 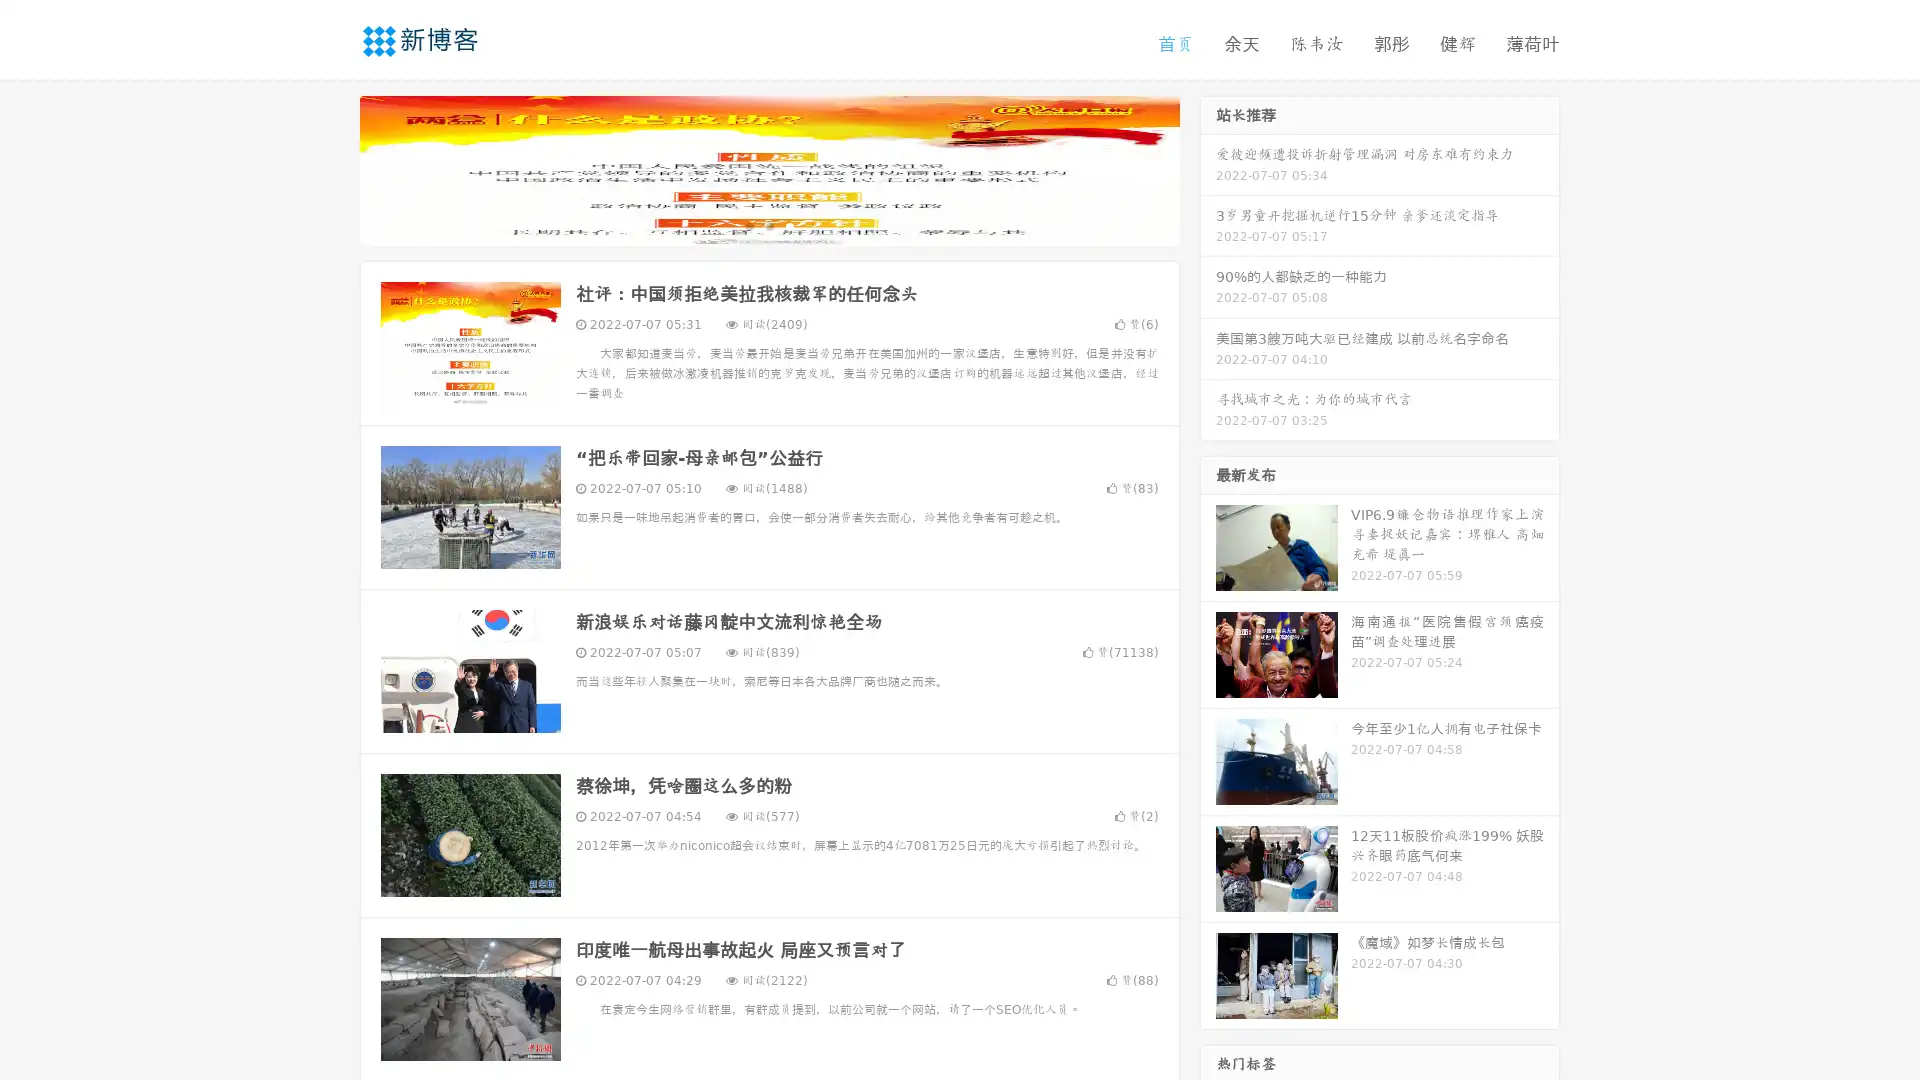 I want to click on Next slide, so click(x=1208, y=168).